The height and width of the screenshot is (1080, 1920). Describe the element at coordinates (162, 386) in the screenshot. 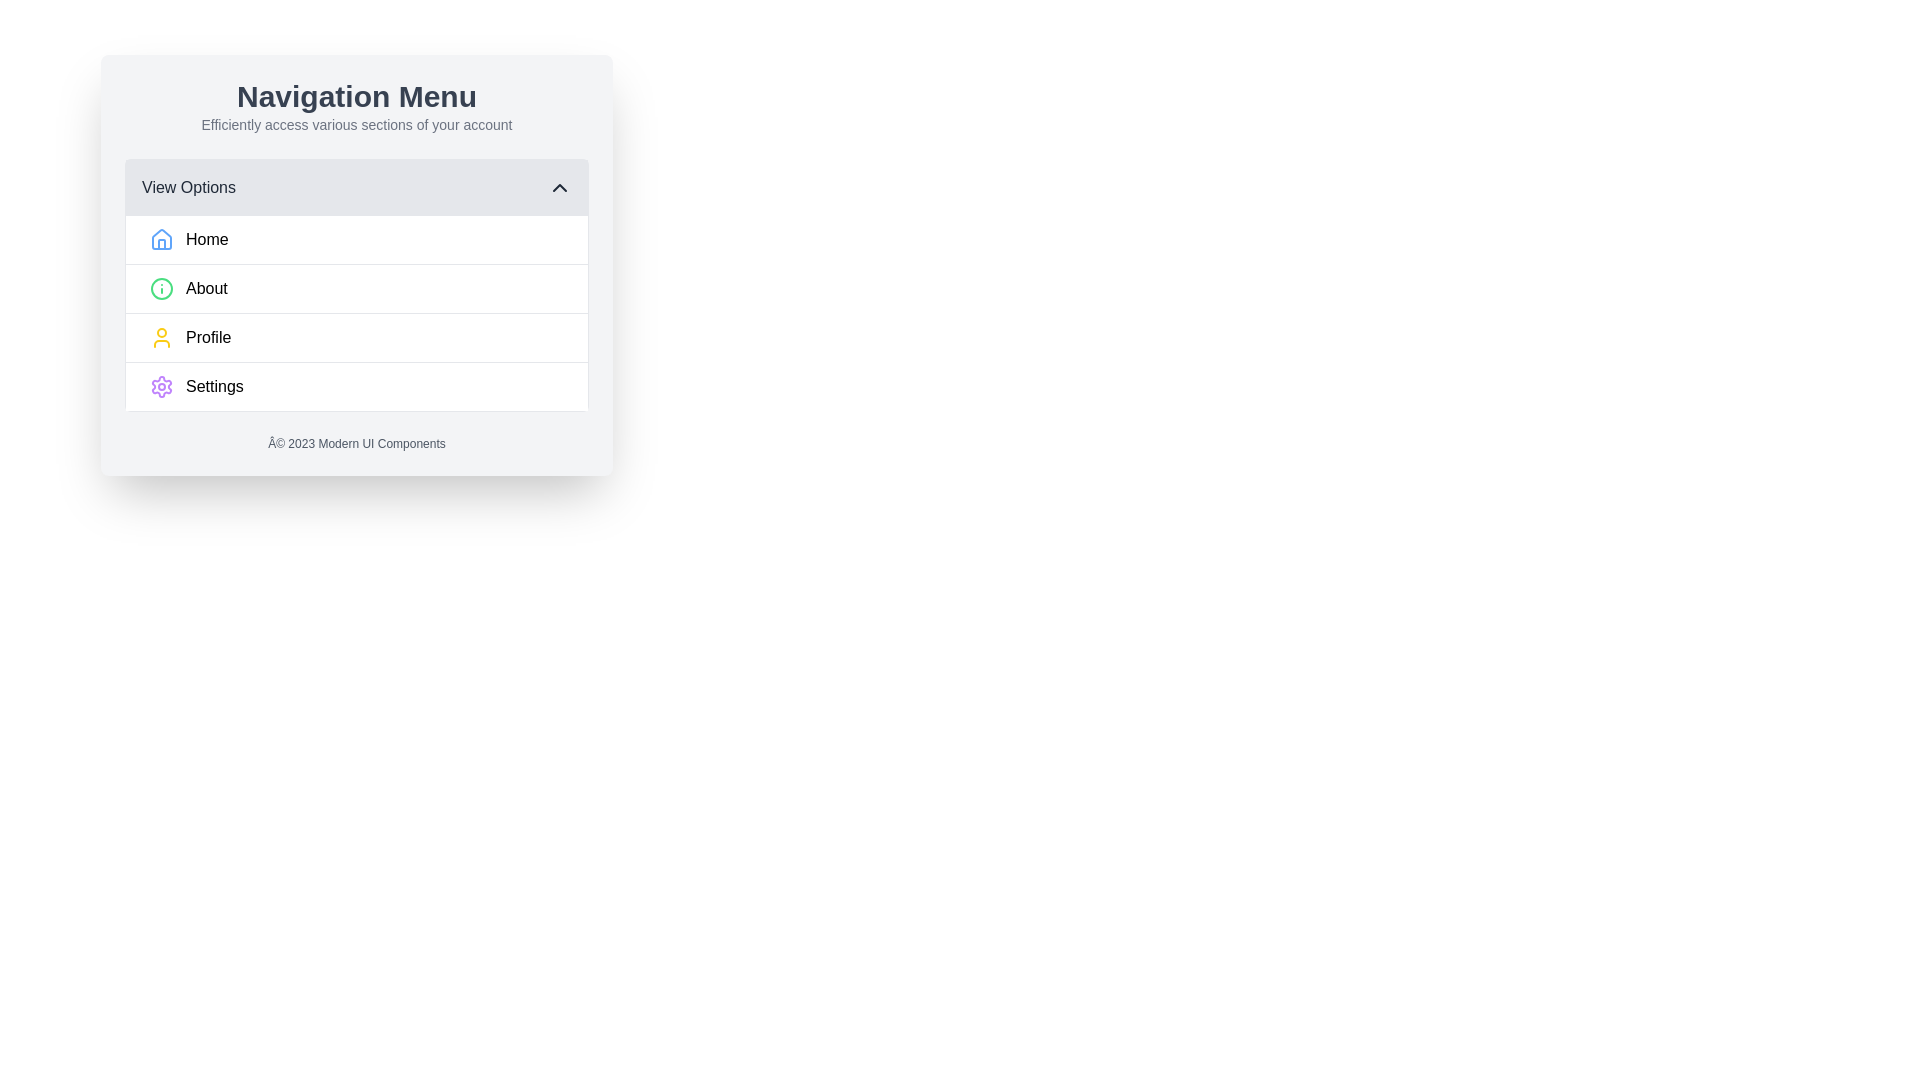

I see `the gear icon, which serves as a shortcut to the settings section and is positioned next to the 'Settings' text in the navigation menu` at that location.